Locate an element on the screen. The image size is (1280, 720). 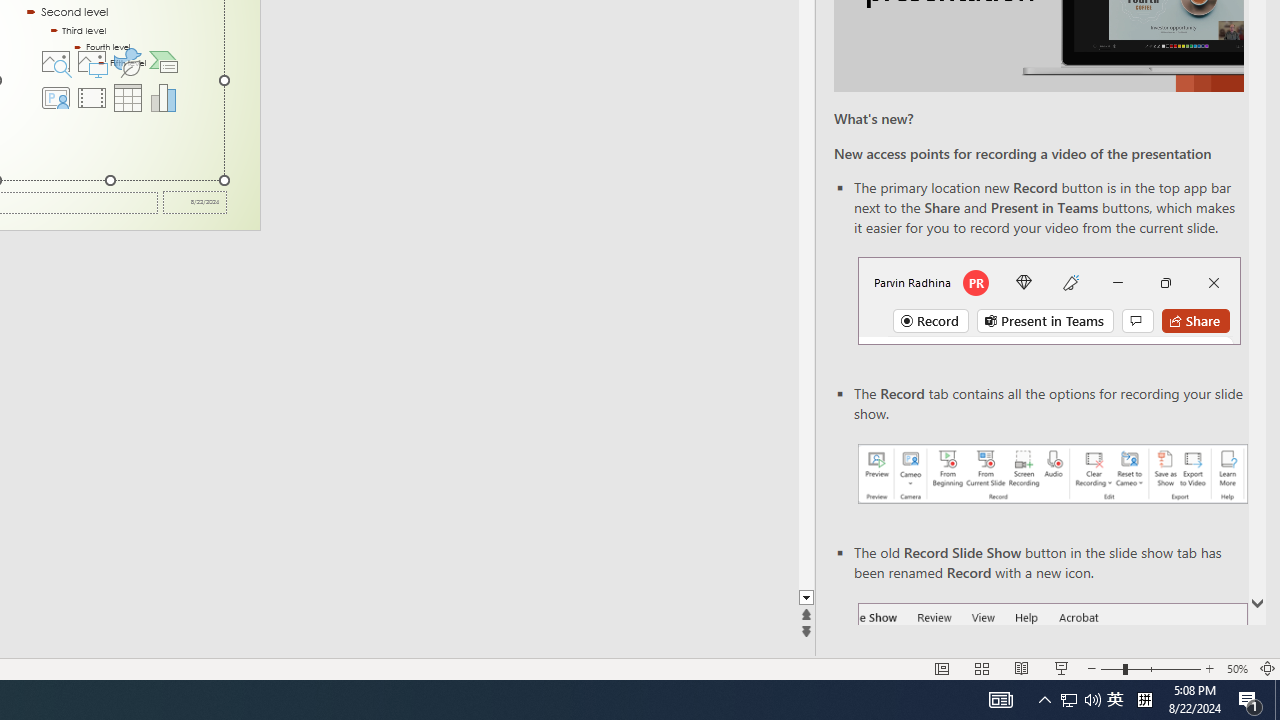
'Insert an Icon' is located at coordinates (127, 60).